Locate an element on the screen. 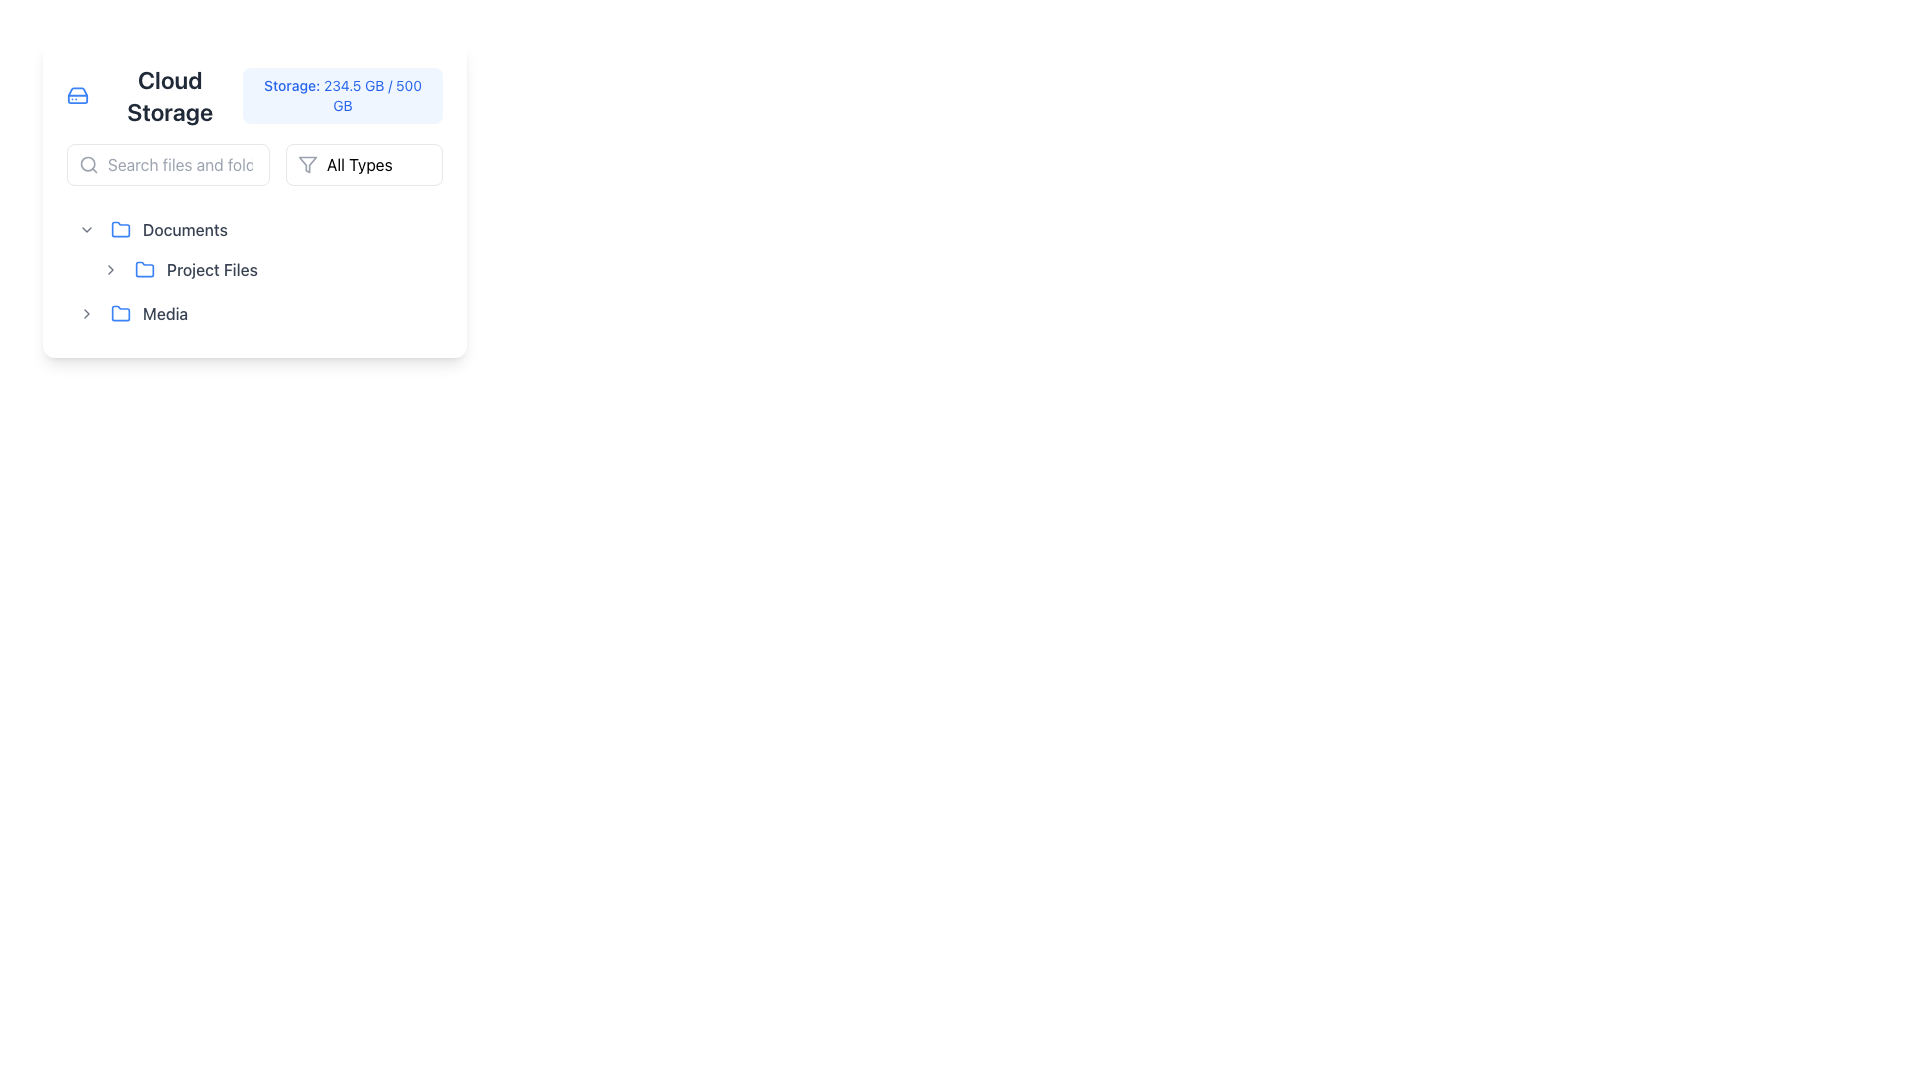 This screenshot has width=1920, height=1080. the 'Media' folder item is located at coordinates (177, 313).